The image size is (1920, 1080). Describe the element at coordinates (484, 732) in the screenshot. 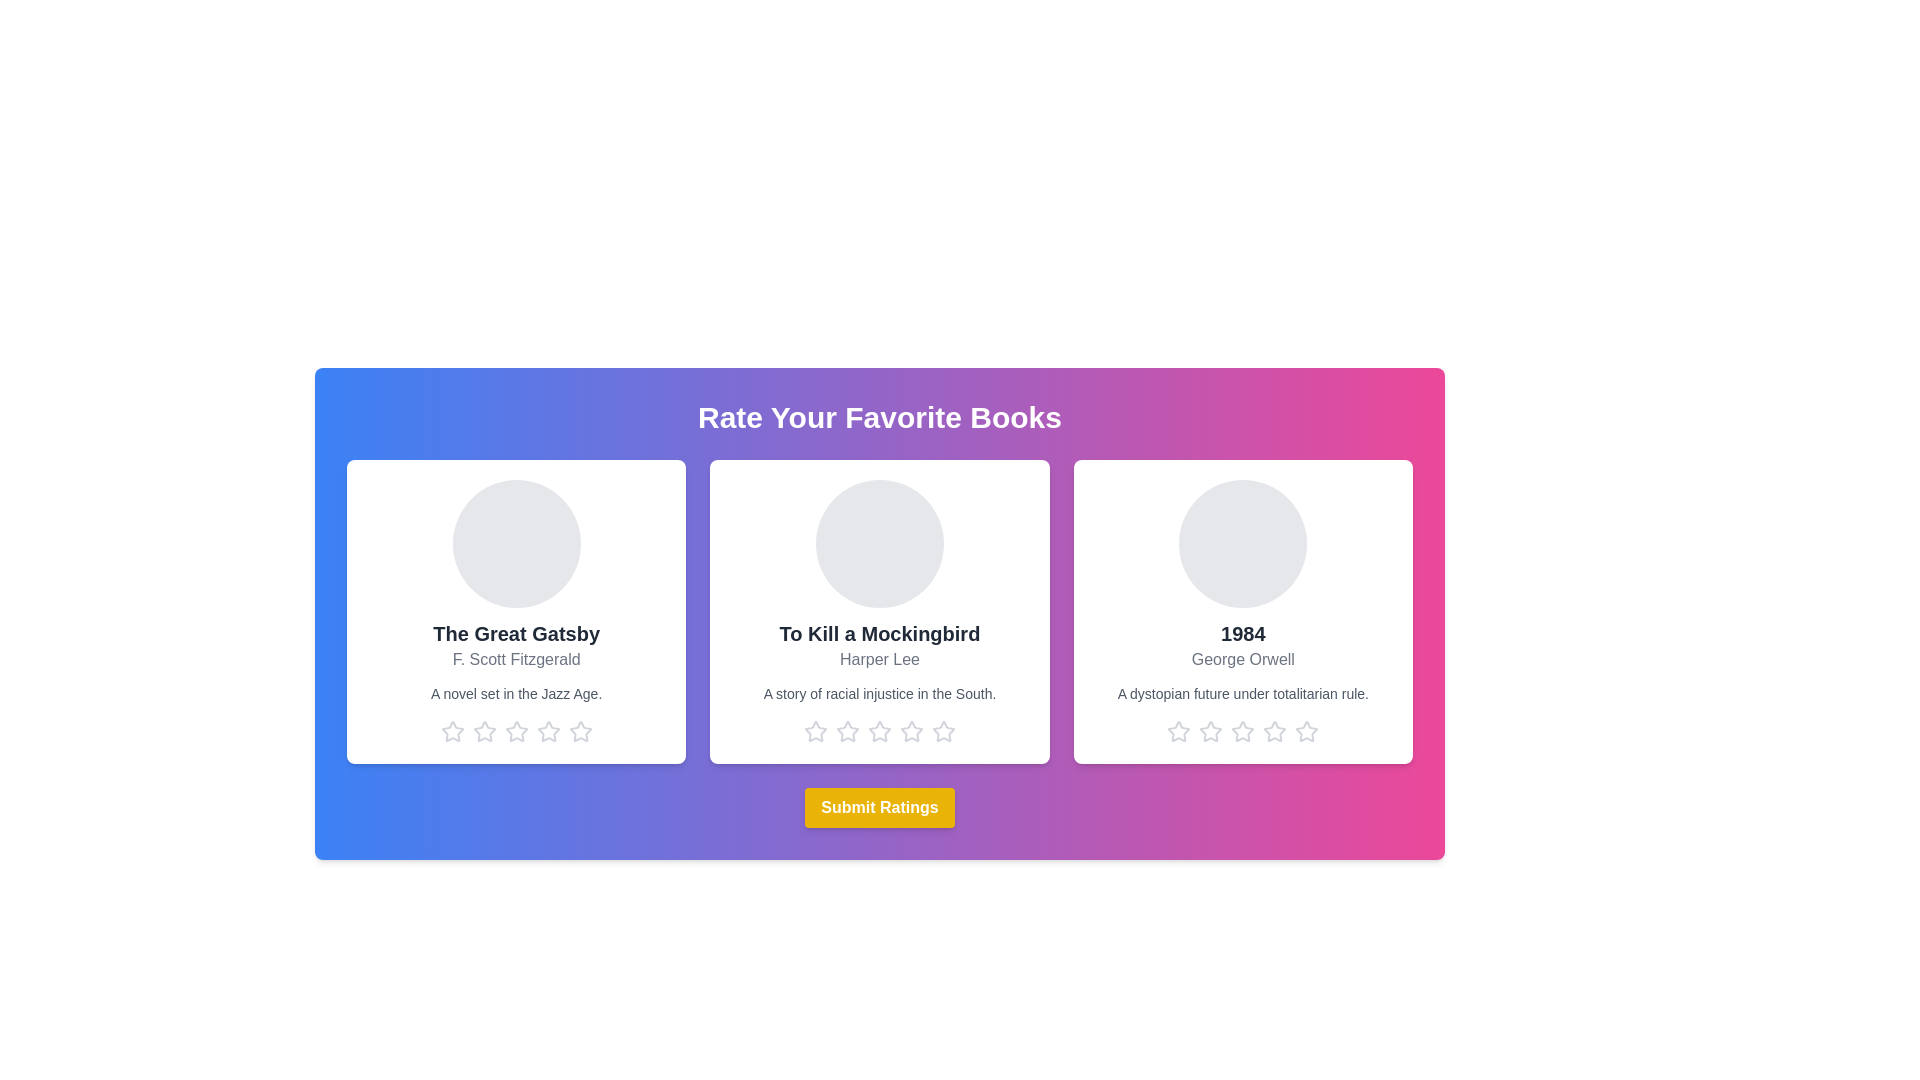

I see `the star corresponding to the rating 2 for the book titled The Great Gatsby` at that location.